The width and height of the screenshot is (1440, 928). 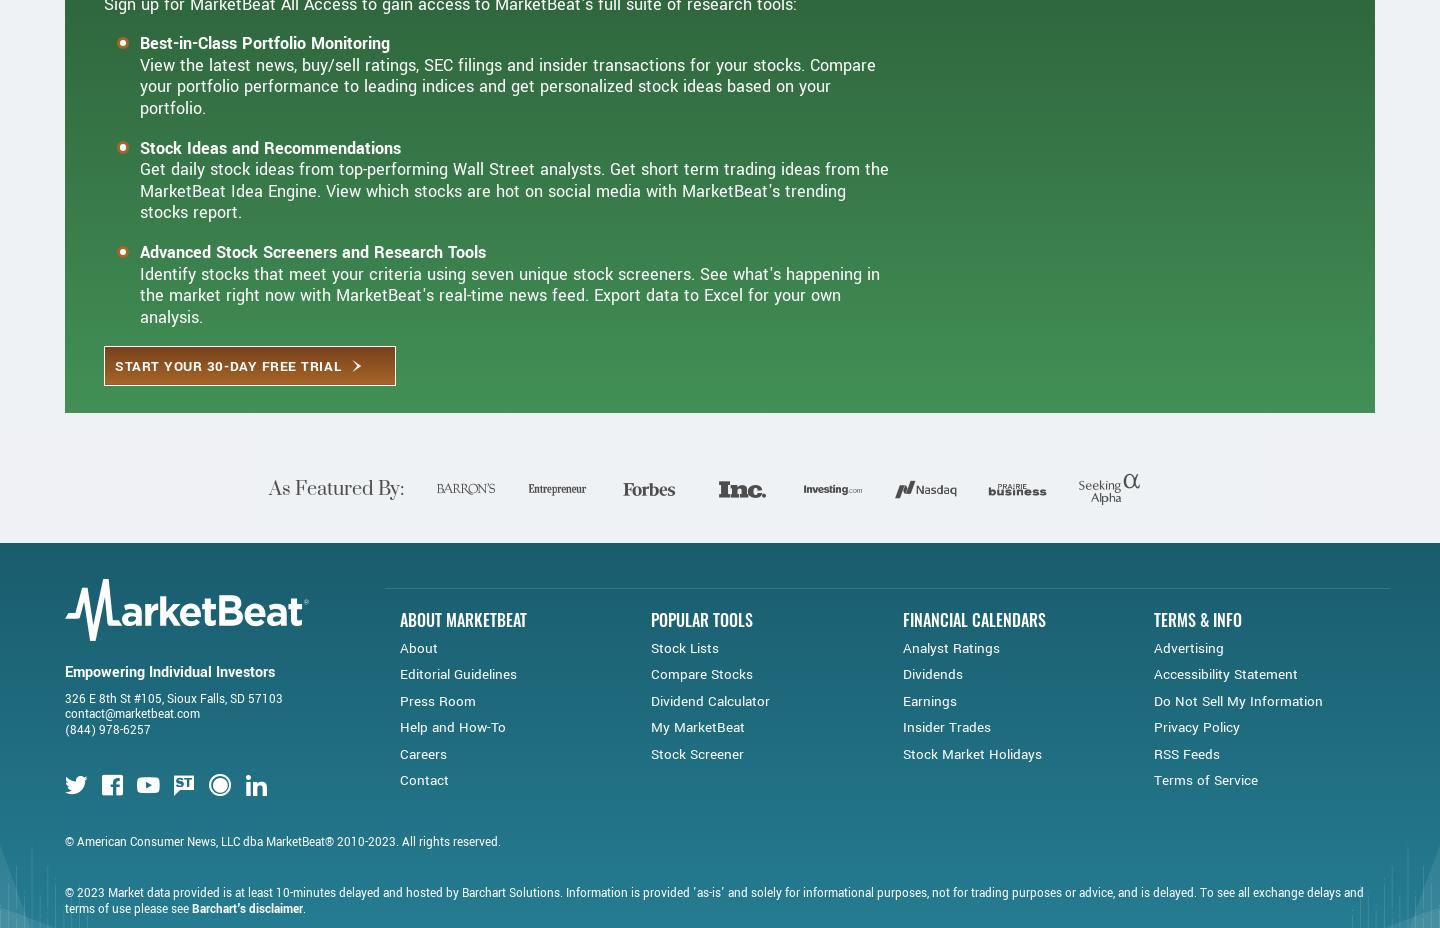 I want to click on 'Careers', so click(x=423, y=818).